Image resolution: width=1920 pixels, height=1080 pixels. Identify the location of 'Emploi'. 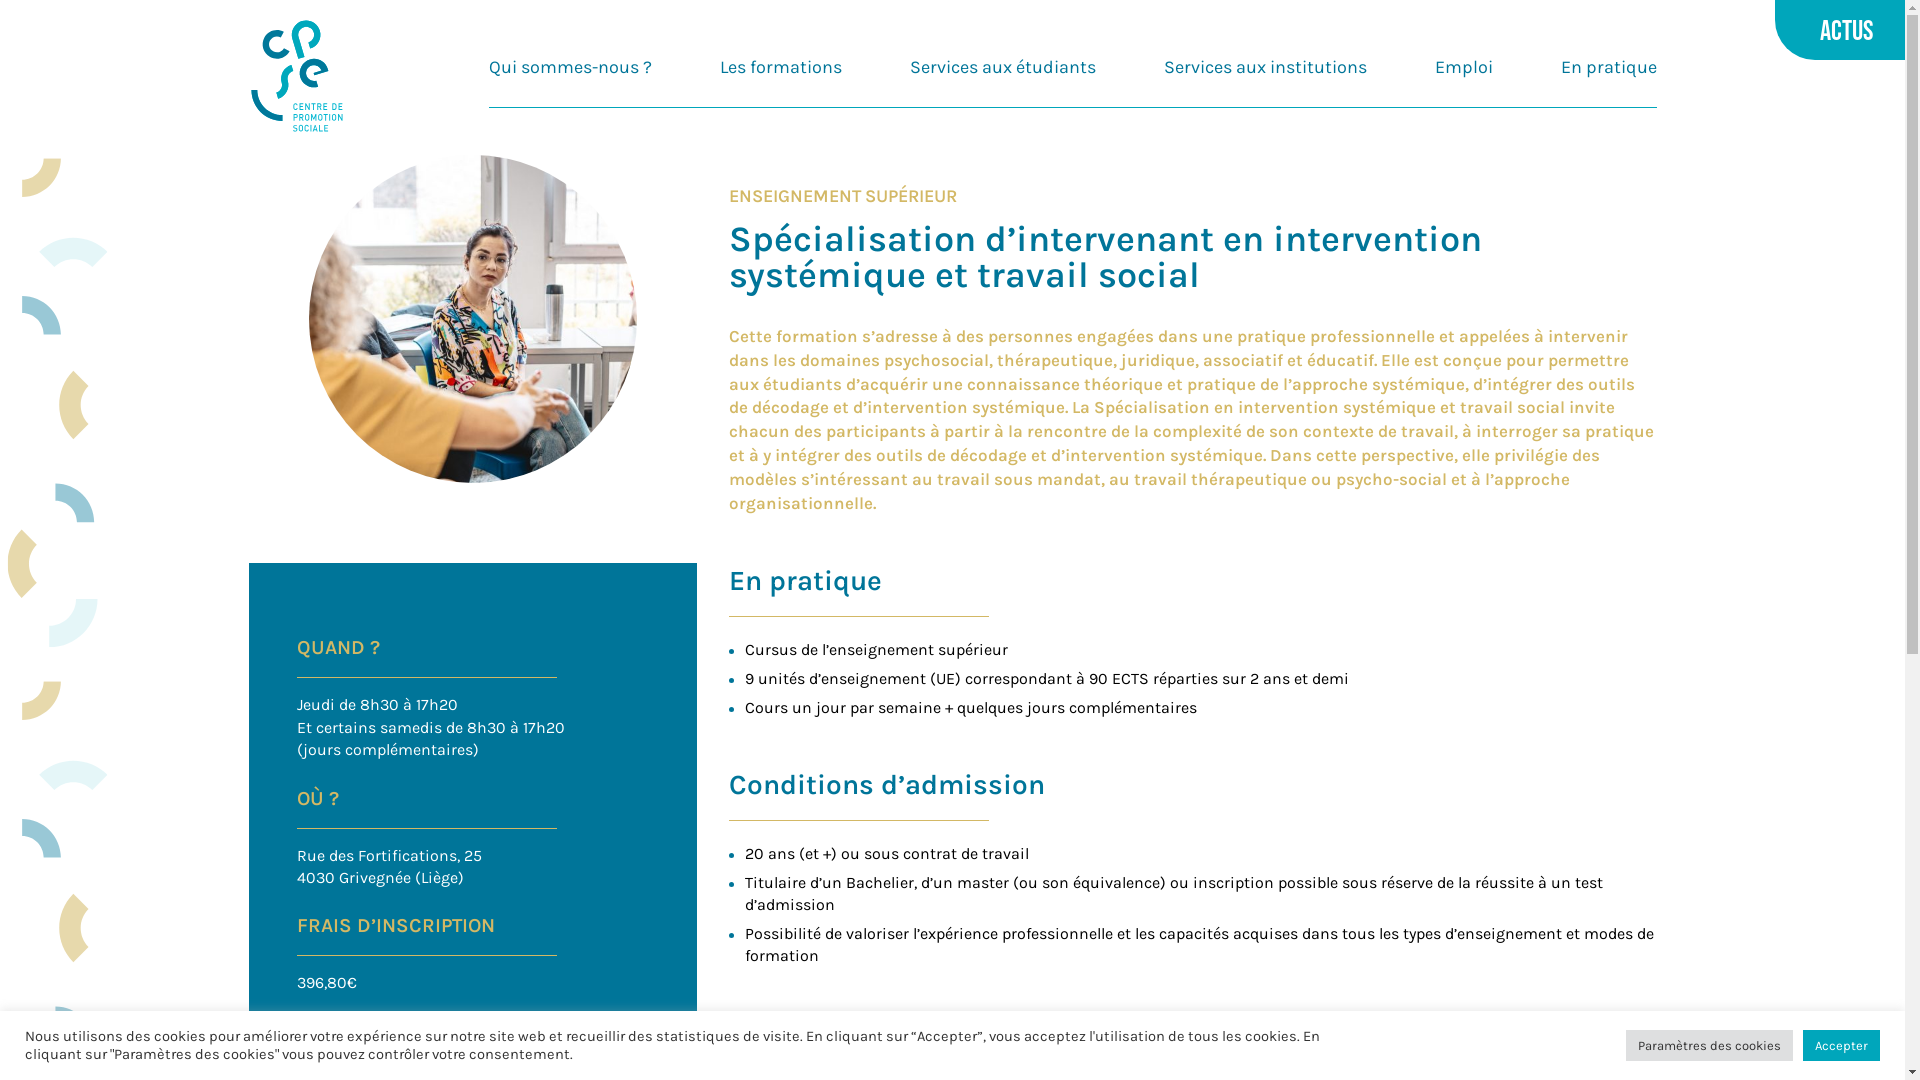
(1433, 60).